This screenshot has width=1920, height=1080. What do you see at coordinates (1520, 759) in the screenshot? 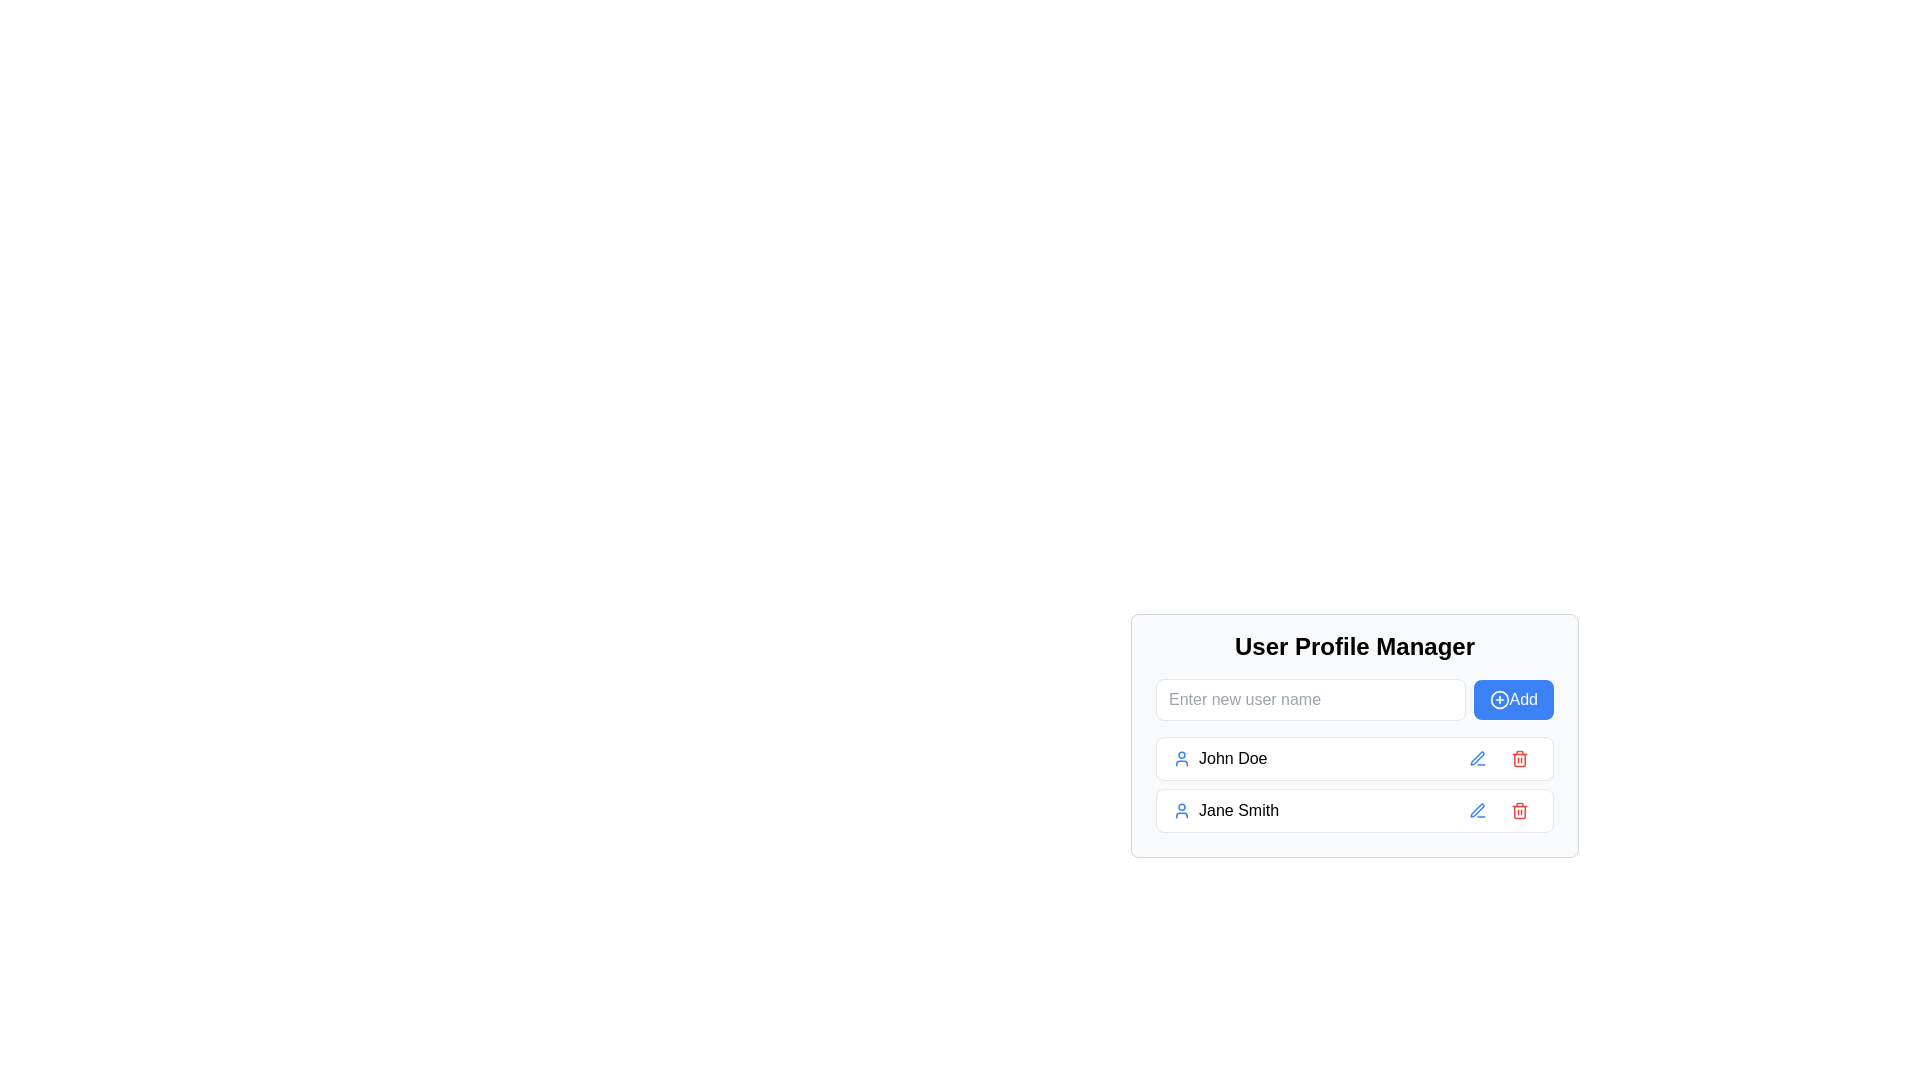
I see `the red trash can icon adjacent to 'John Doe' in the 'User Profile Manager'` at bounding box center [1520, 759].